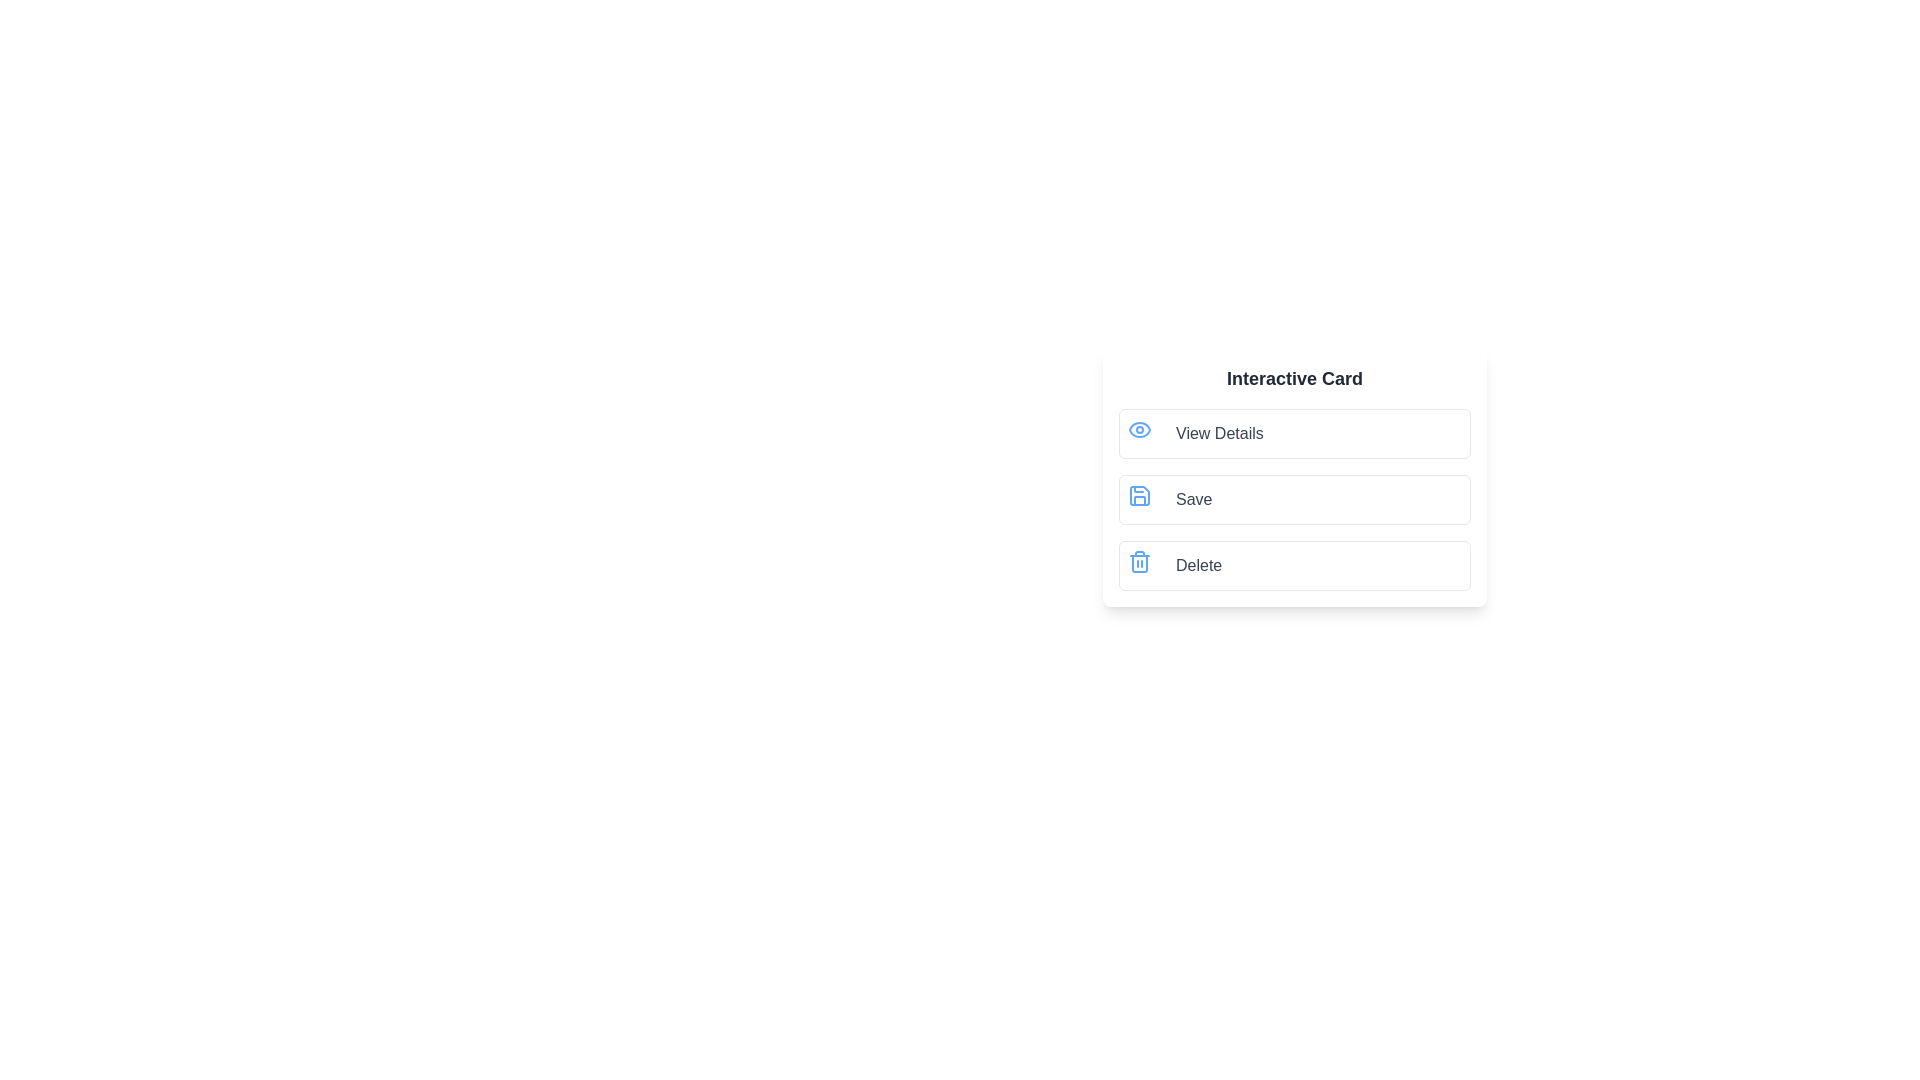 The image size is (1920, 1080). Describe the element at coordinates (1140, 562) in the screenshot. I see `the trash can icon with a blue outline, which is the third icon in a vertical list` at that location.